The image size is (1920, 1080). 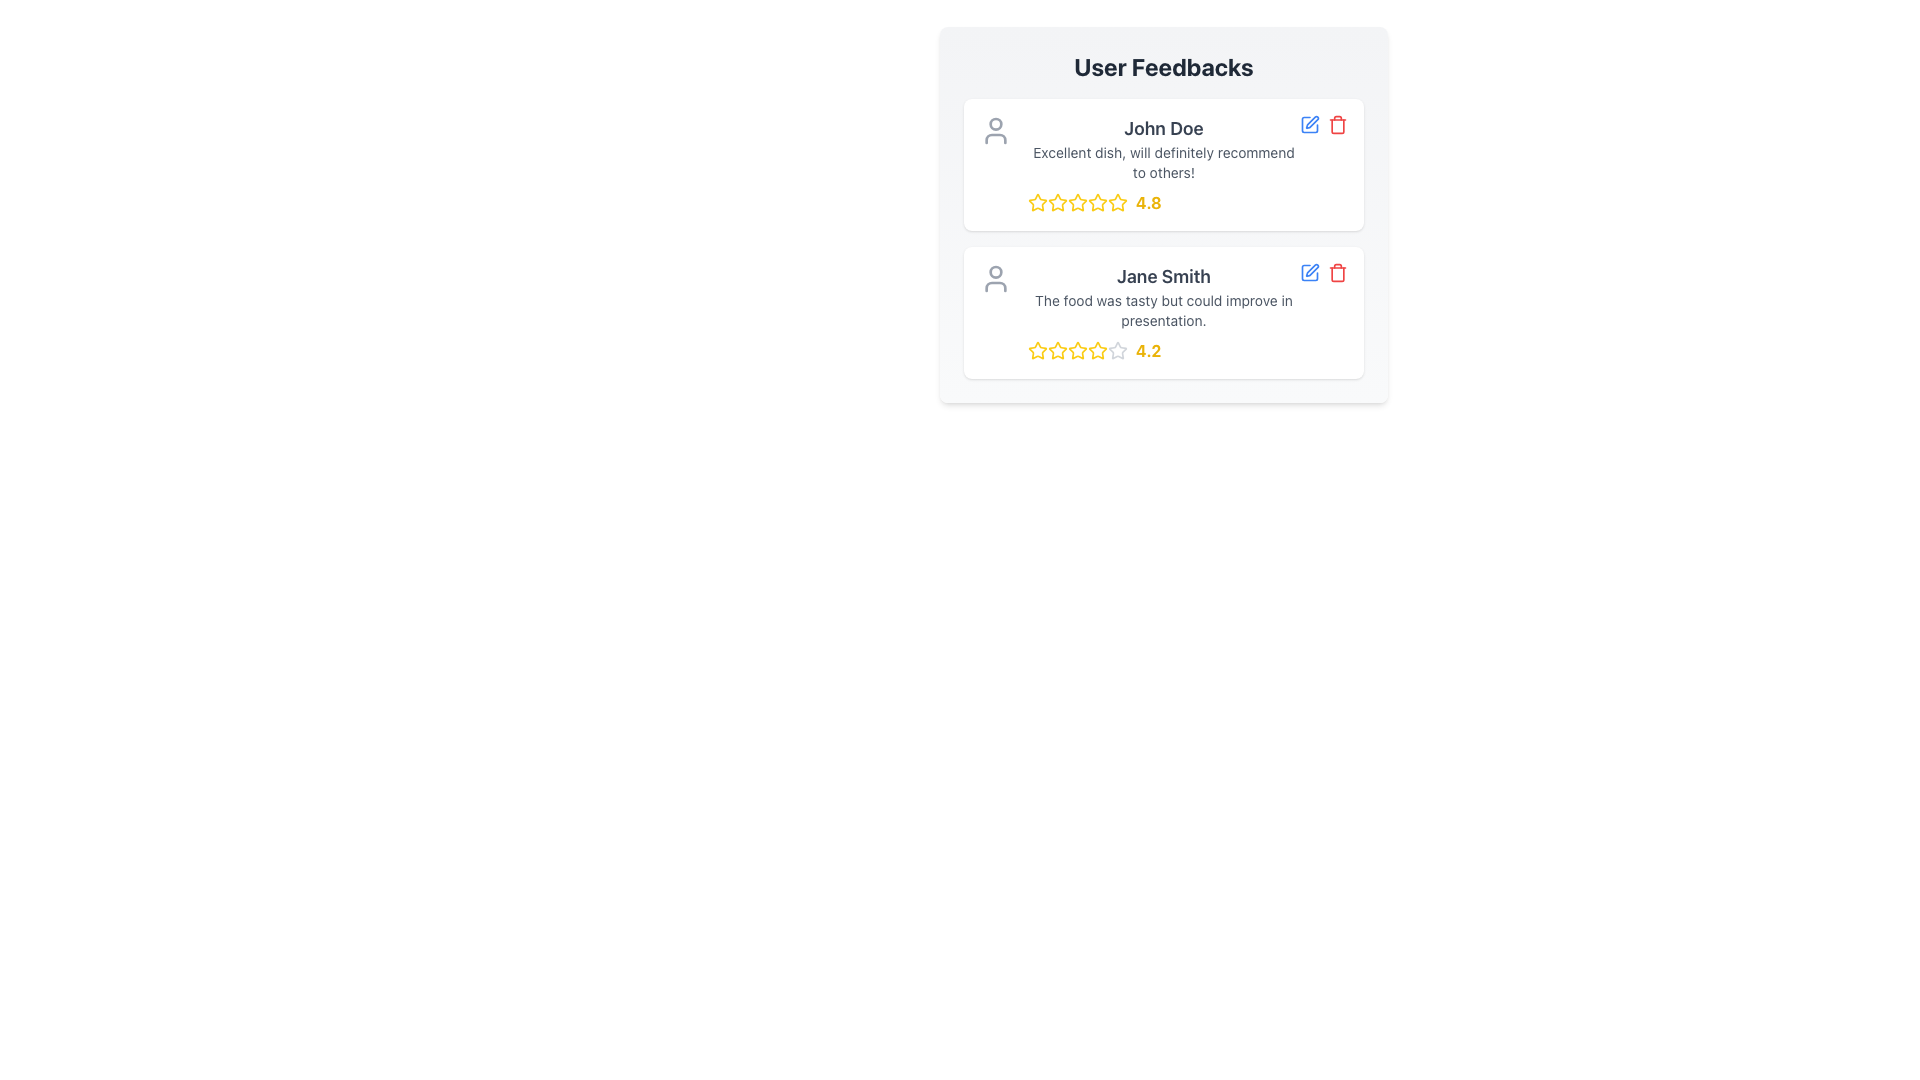 I want to click on the fourth star-shaped icon for rating, which is yellow and located under the user's name 'John Doe' in the rating section, so click(x=1077, y=203).